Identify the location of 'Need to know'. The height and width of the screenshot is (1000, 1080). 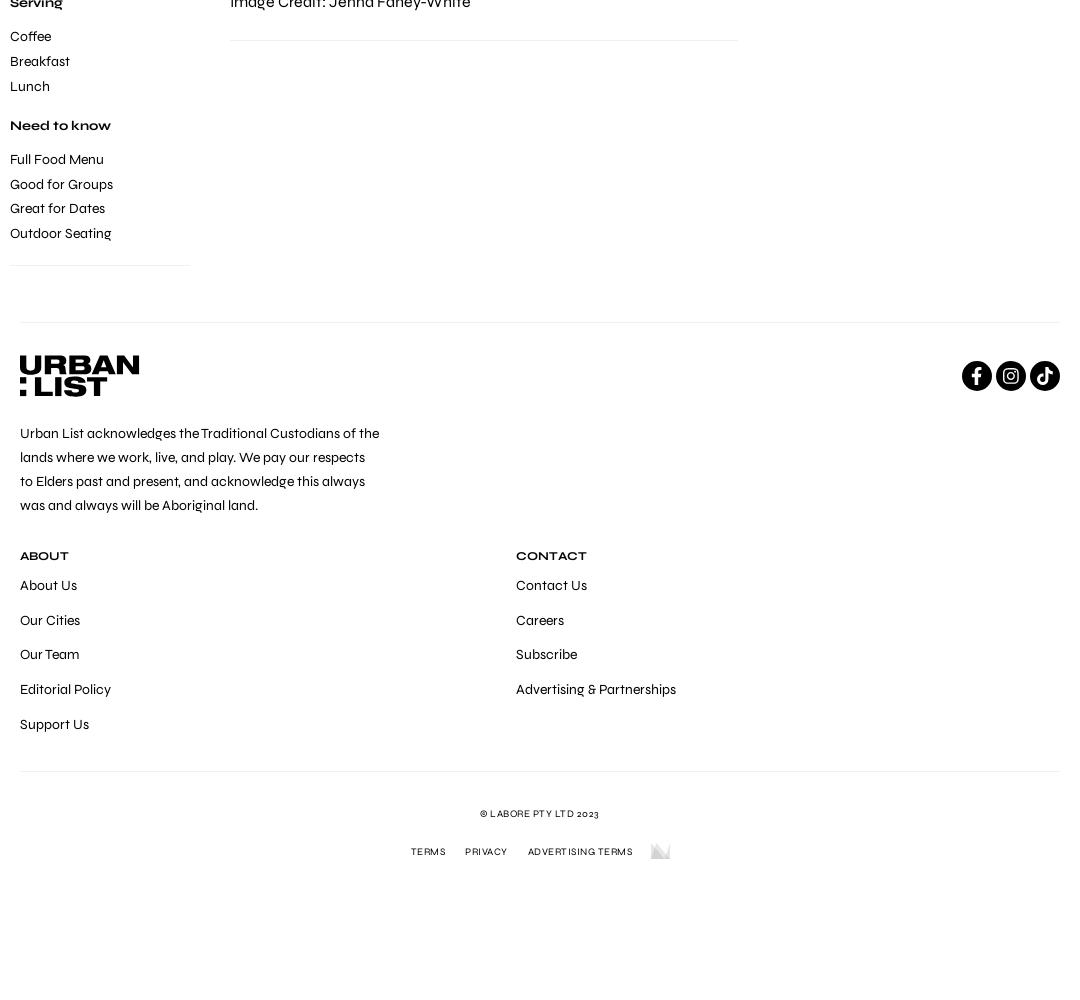
(59, 126).